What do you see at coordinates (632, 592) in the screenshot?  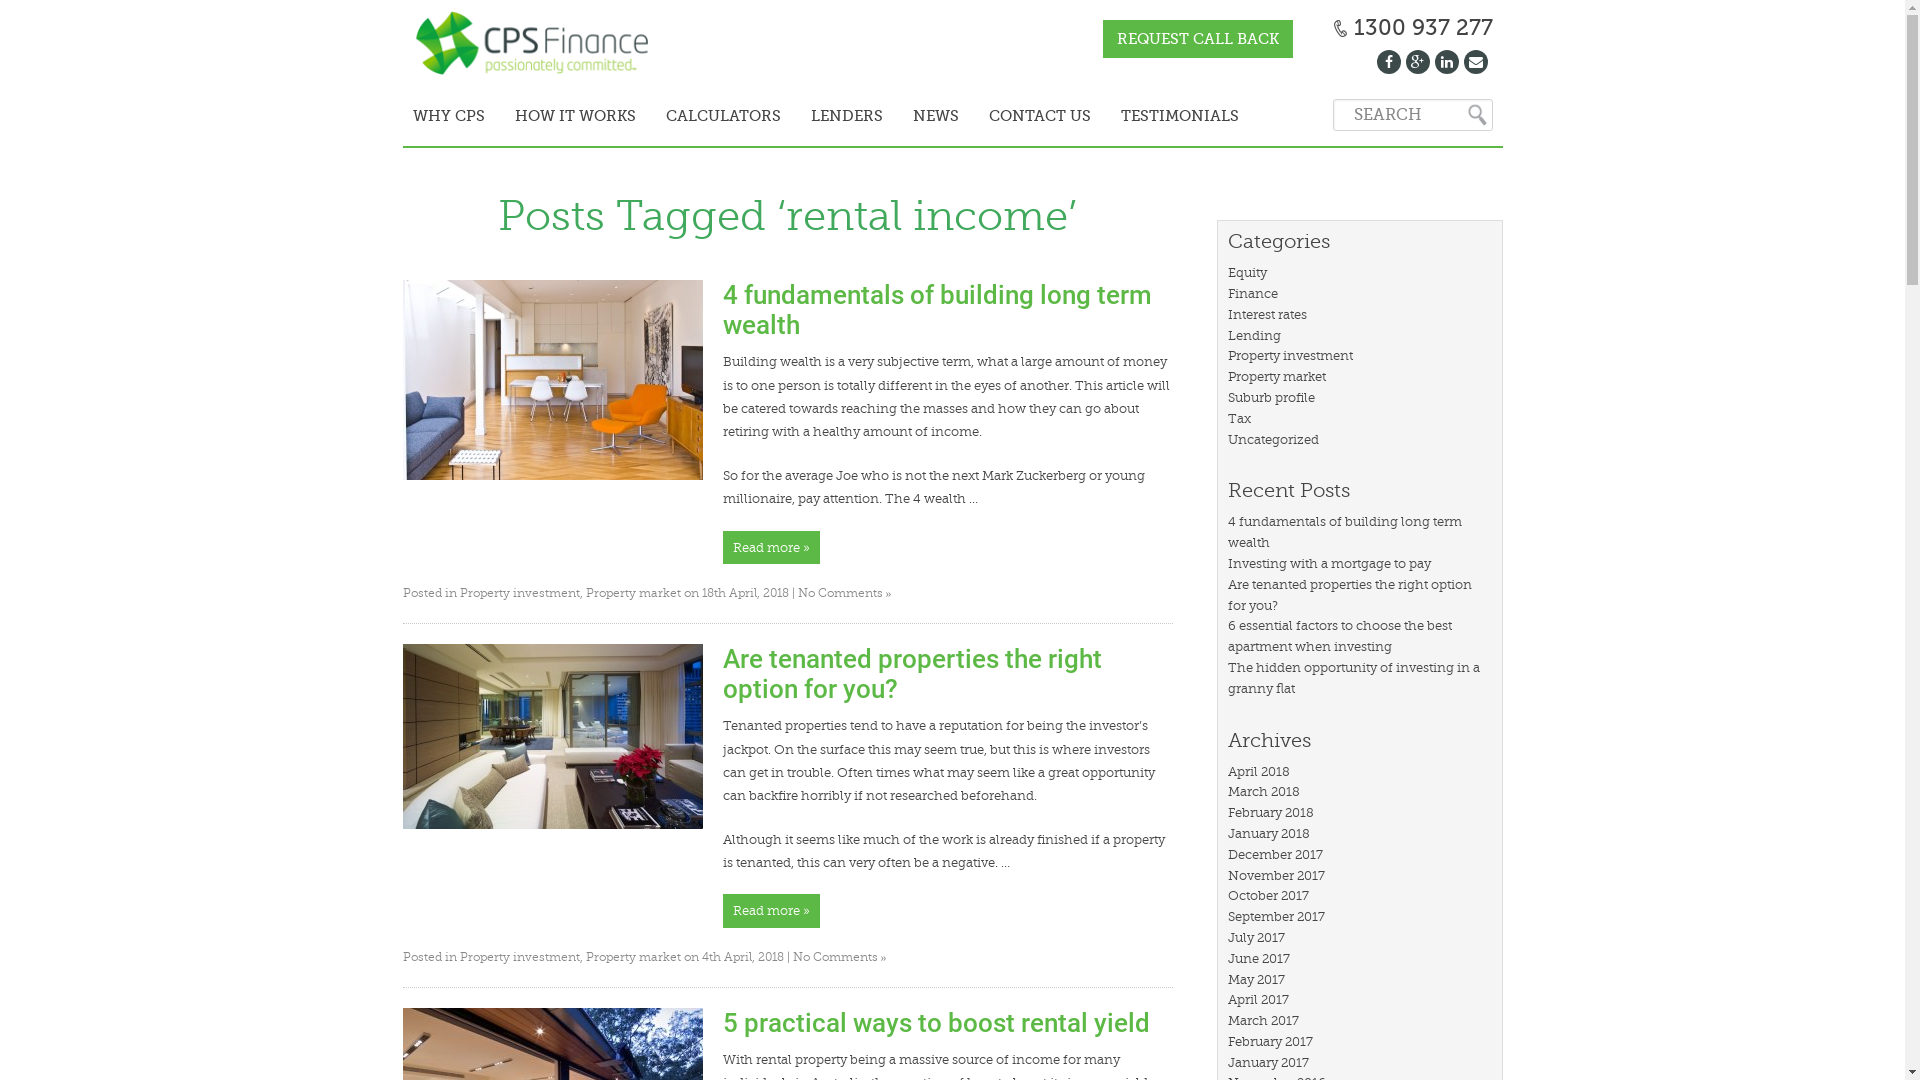 I see `'Property market'` at bounding box center [632, 592].